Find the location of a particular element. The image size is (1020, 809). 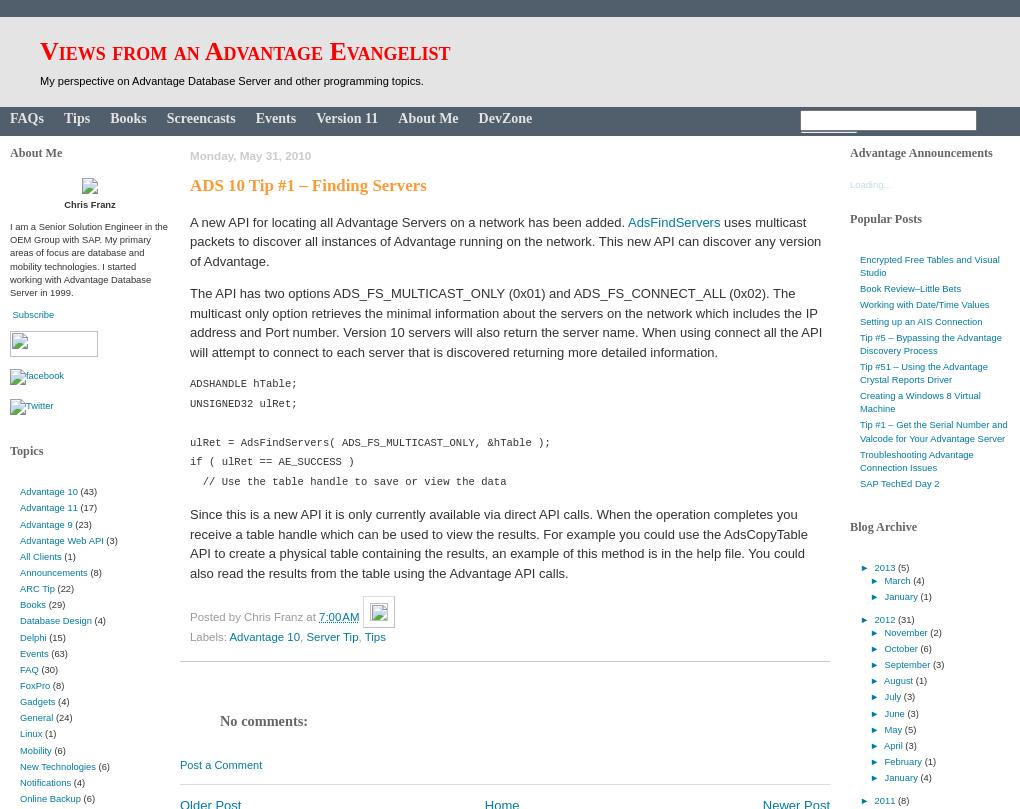

'(43)' is located at coordinates (87, 490).